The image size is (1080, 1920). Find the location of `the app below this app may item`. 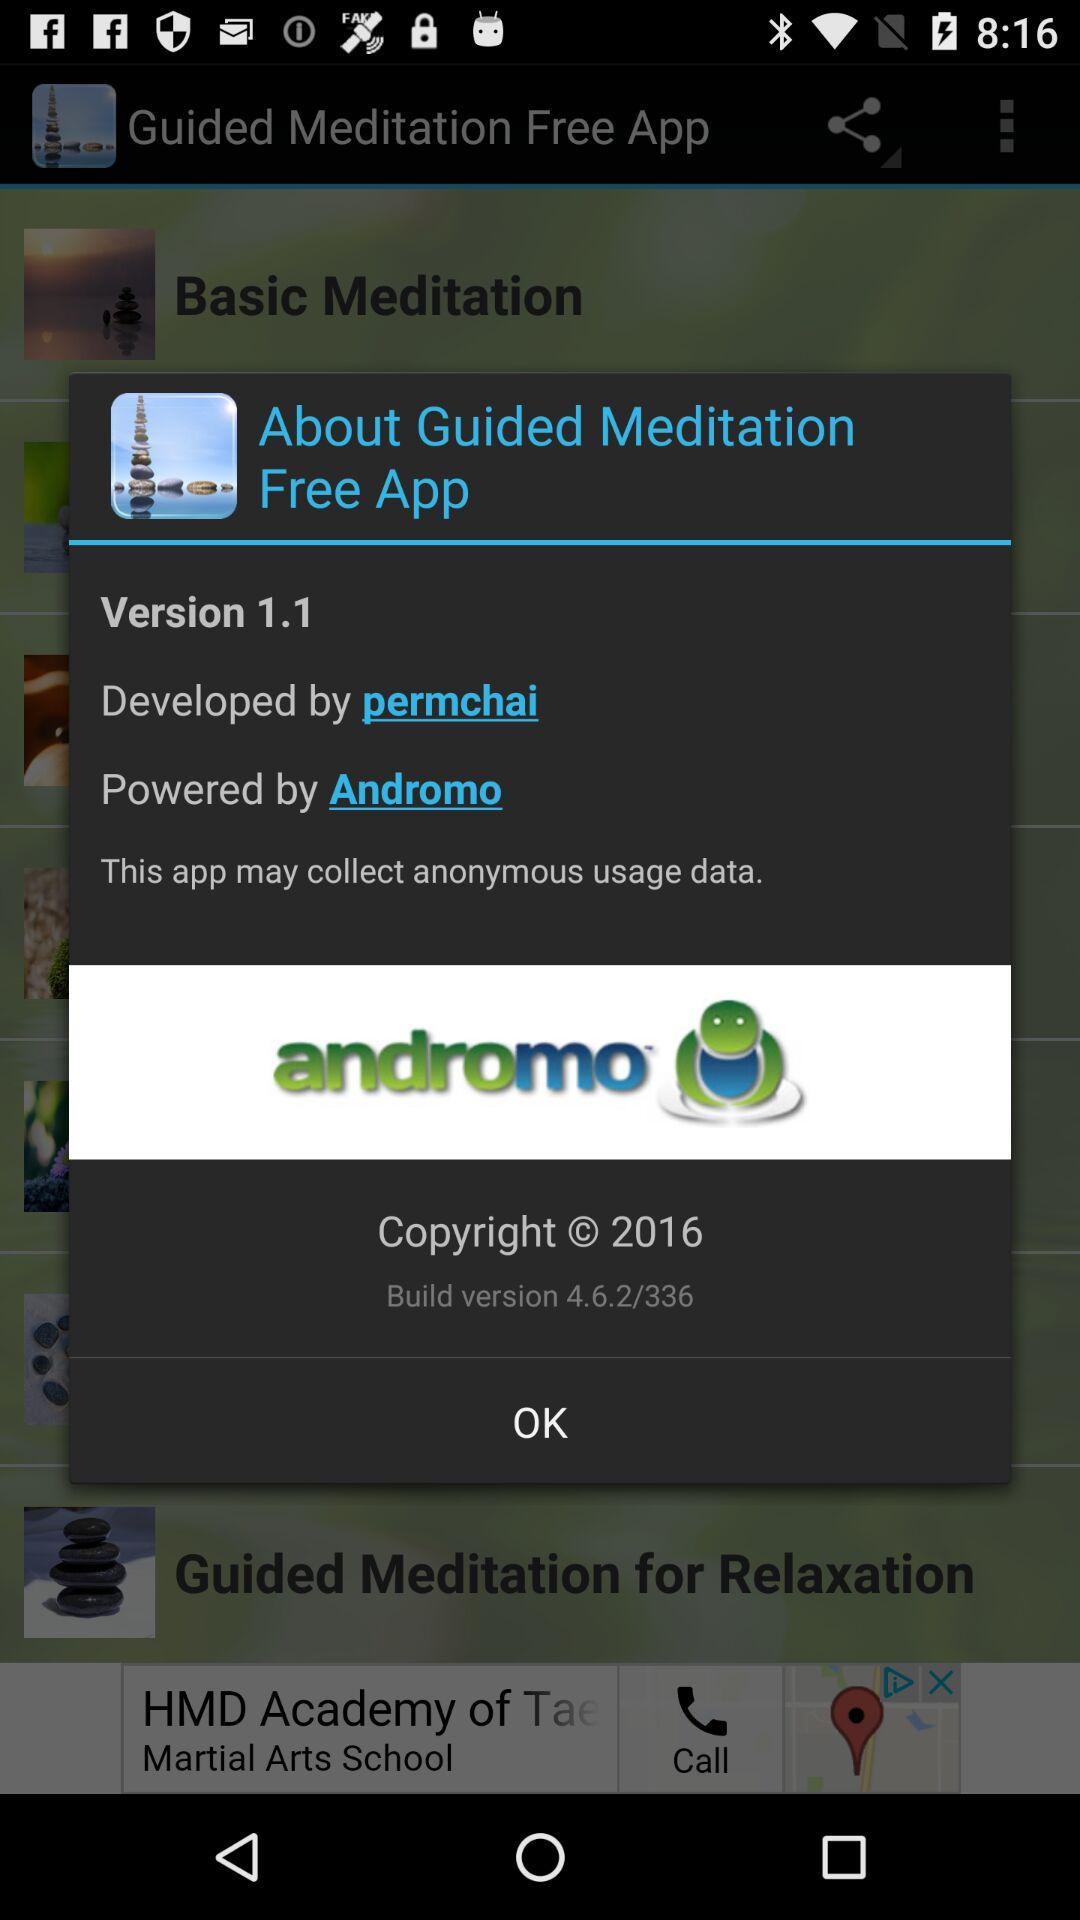

the app below this app may item is located at coordinates (538, 1061).